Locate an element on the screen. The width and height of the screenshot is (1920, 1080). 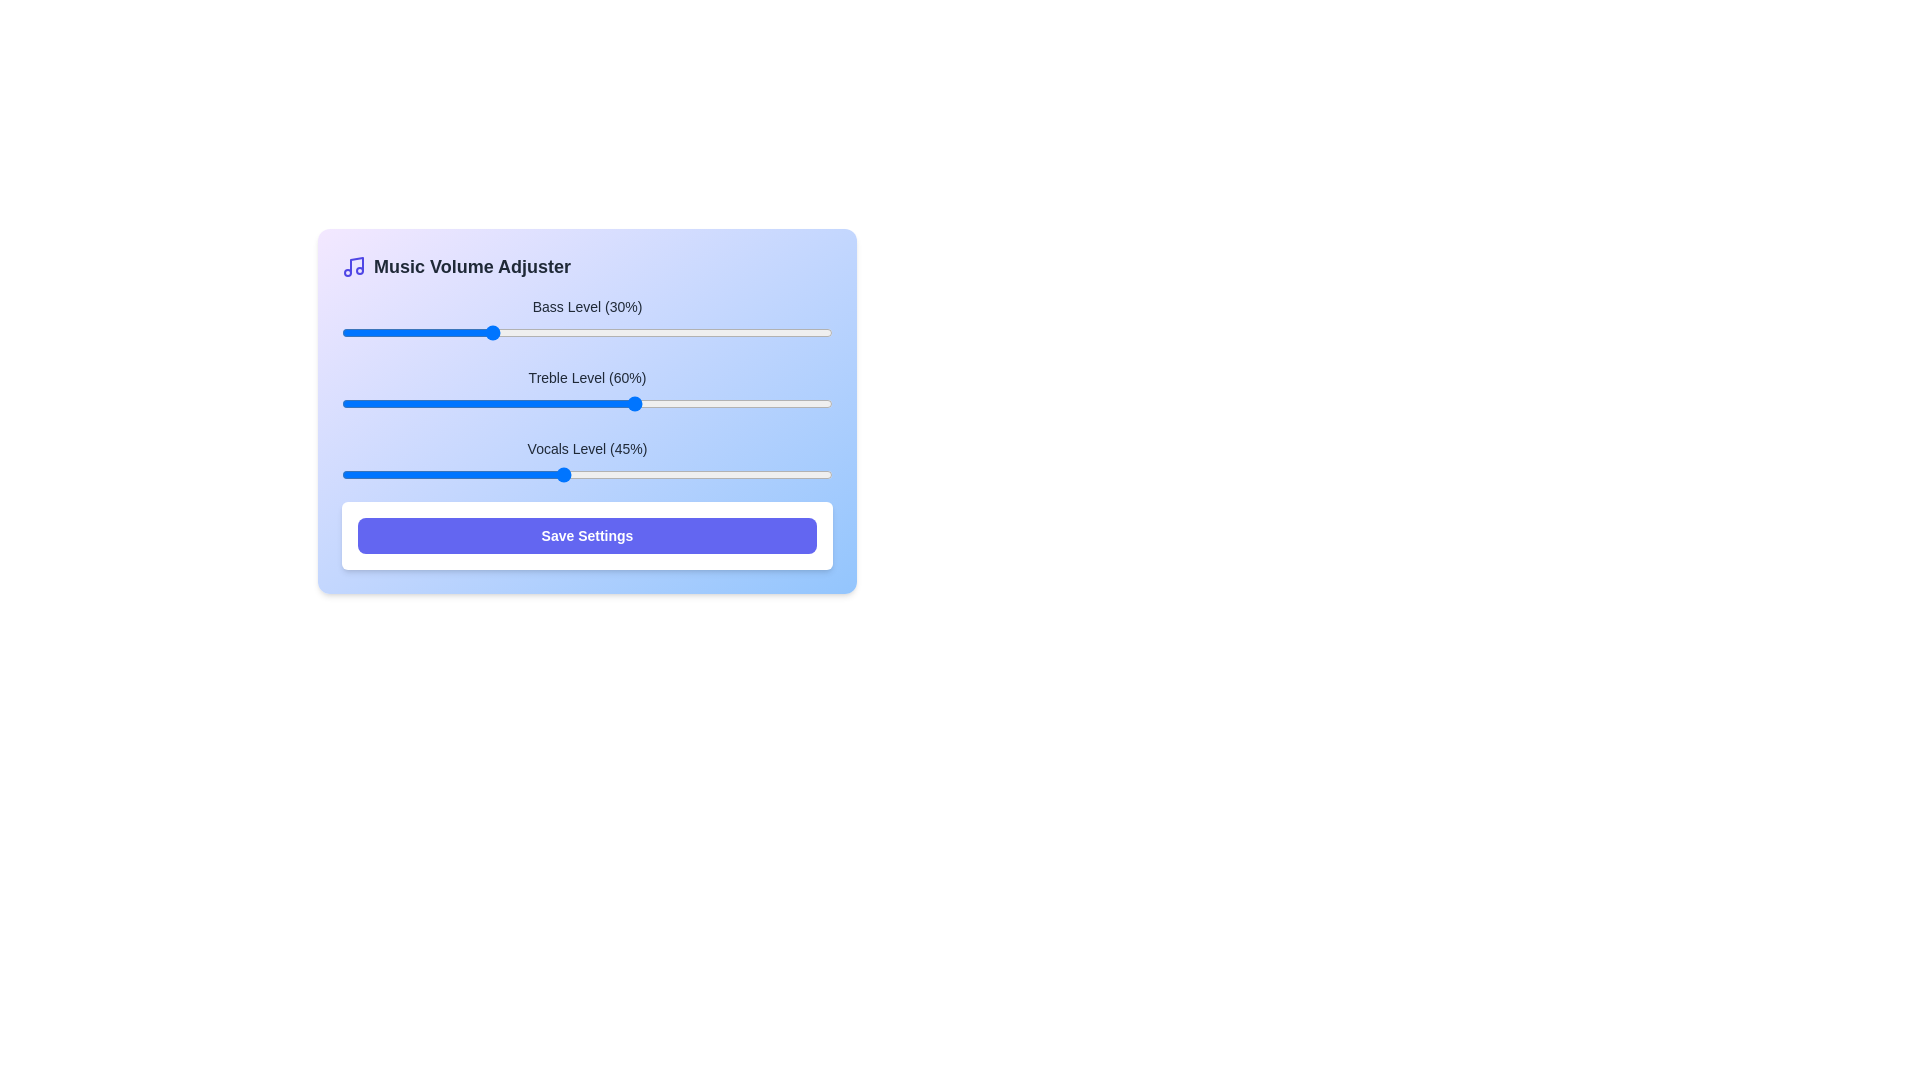
the bass level is located at coordinates (797, 331).